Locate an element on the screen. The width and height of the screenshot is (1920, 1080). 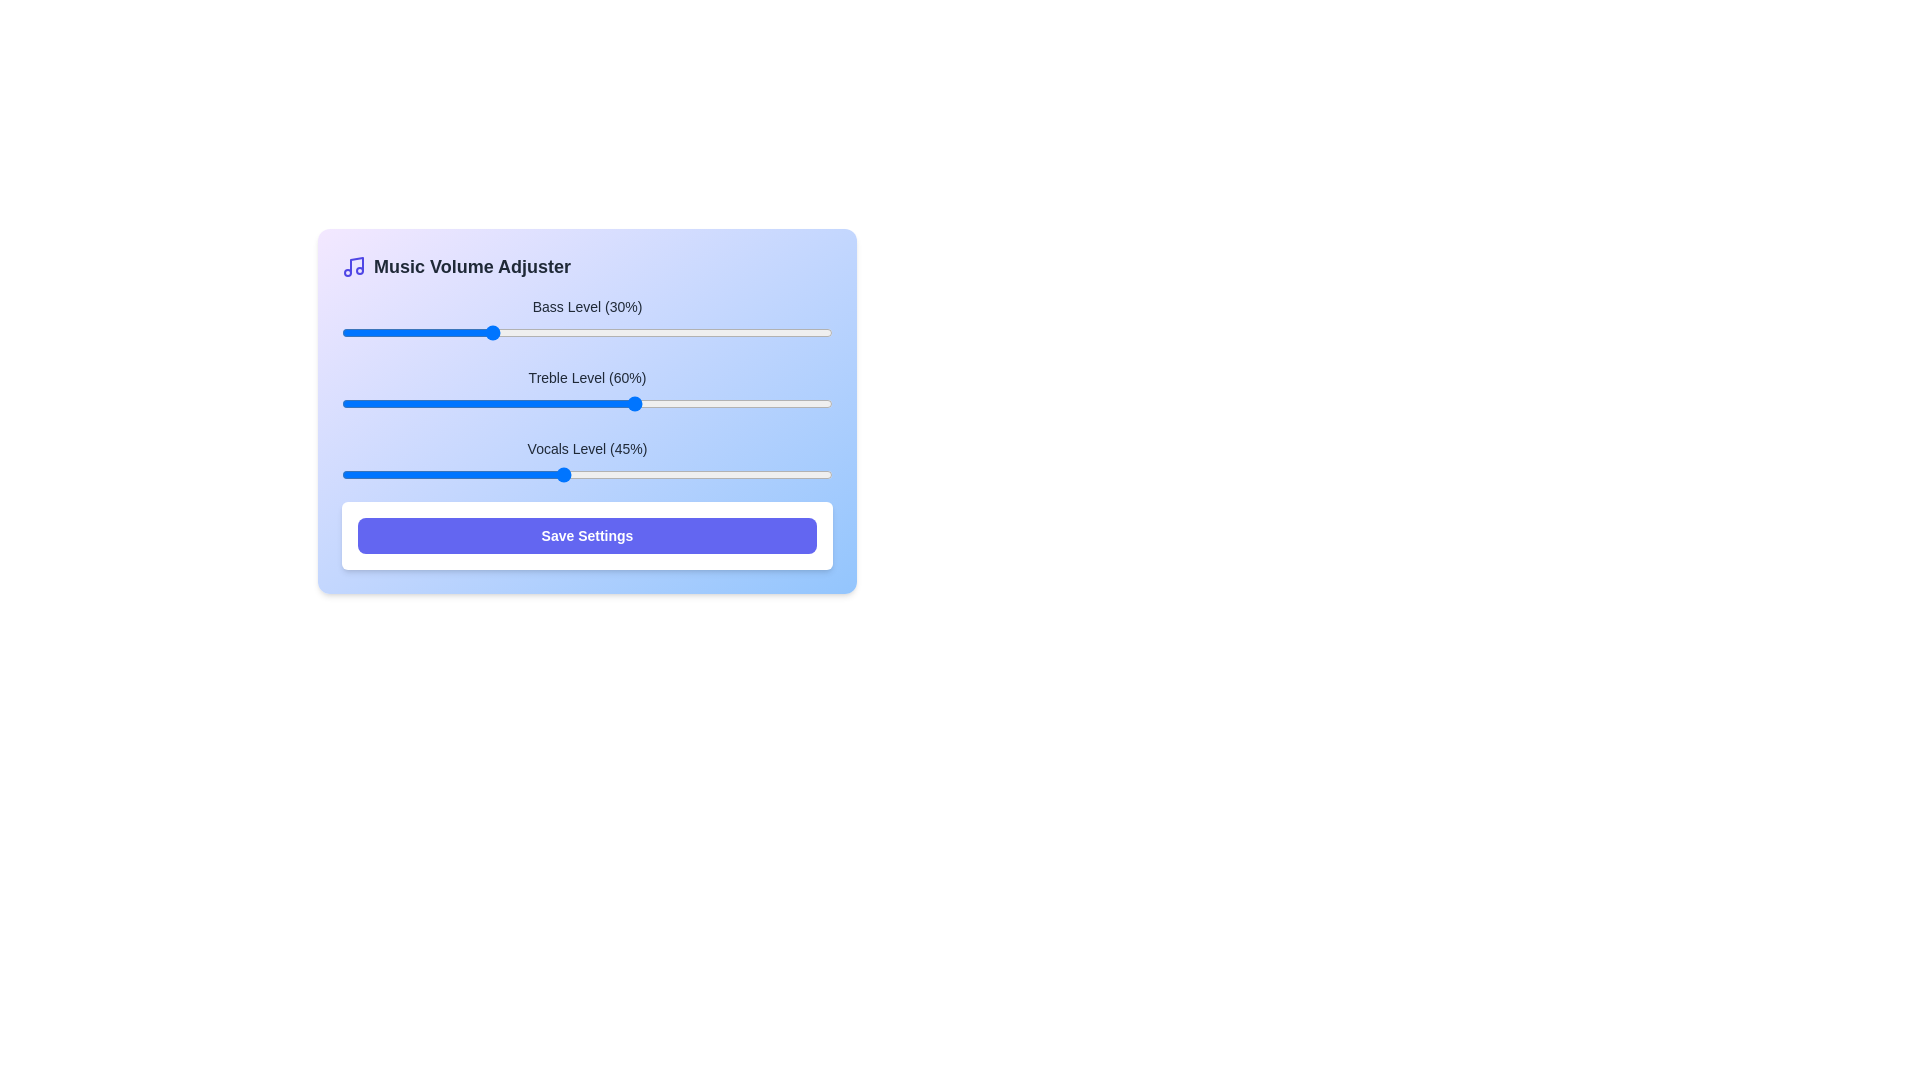
the bass level is located at coordinates (797, 331).